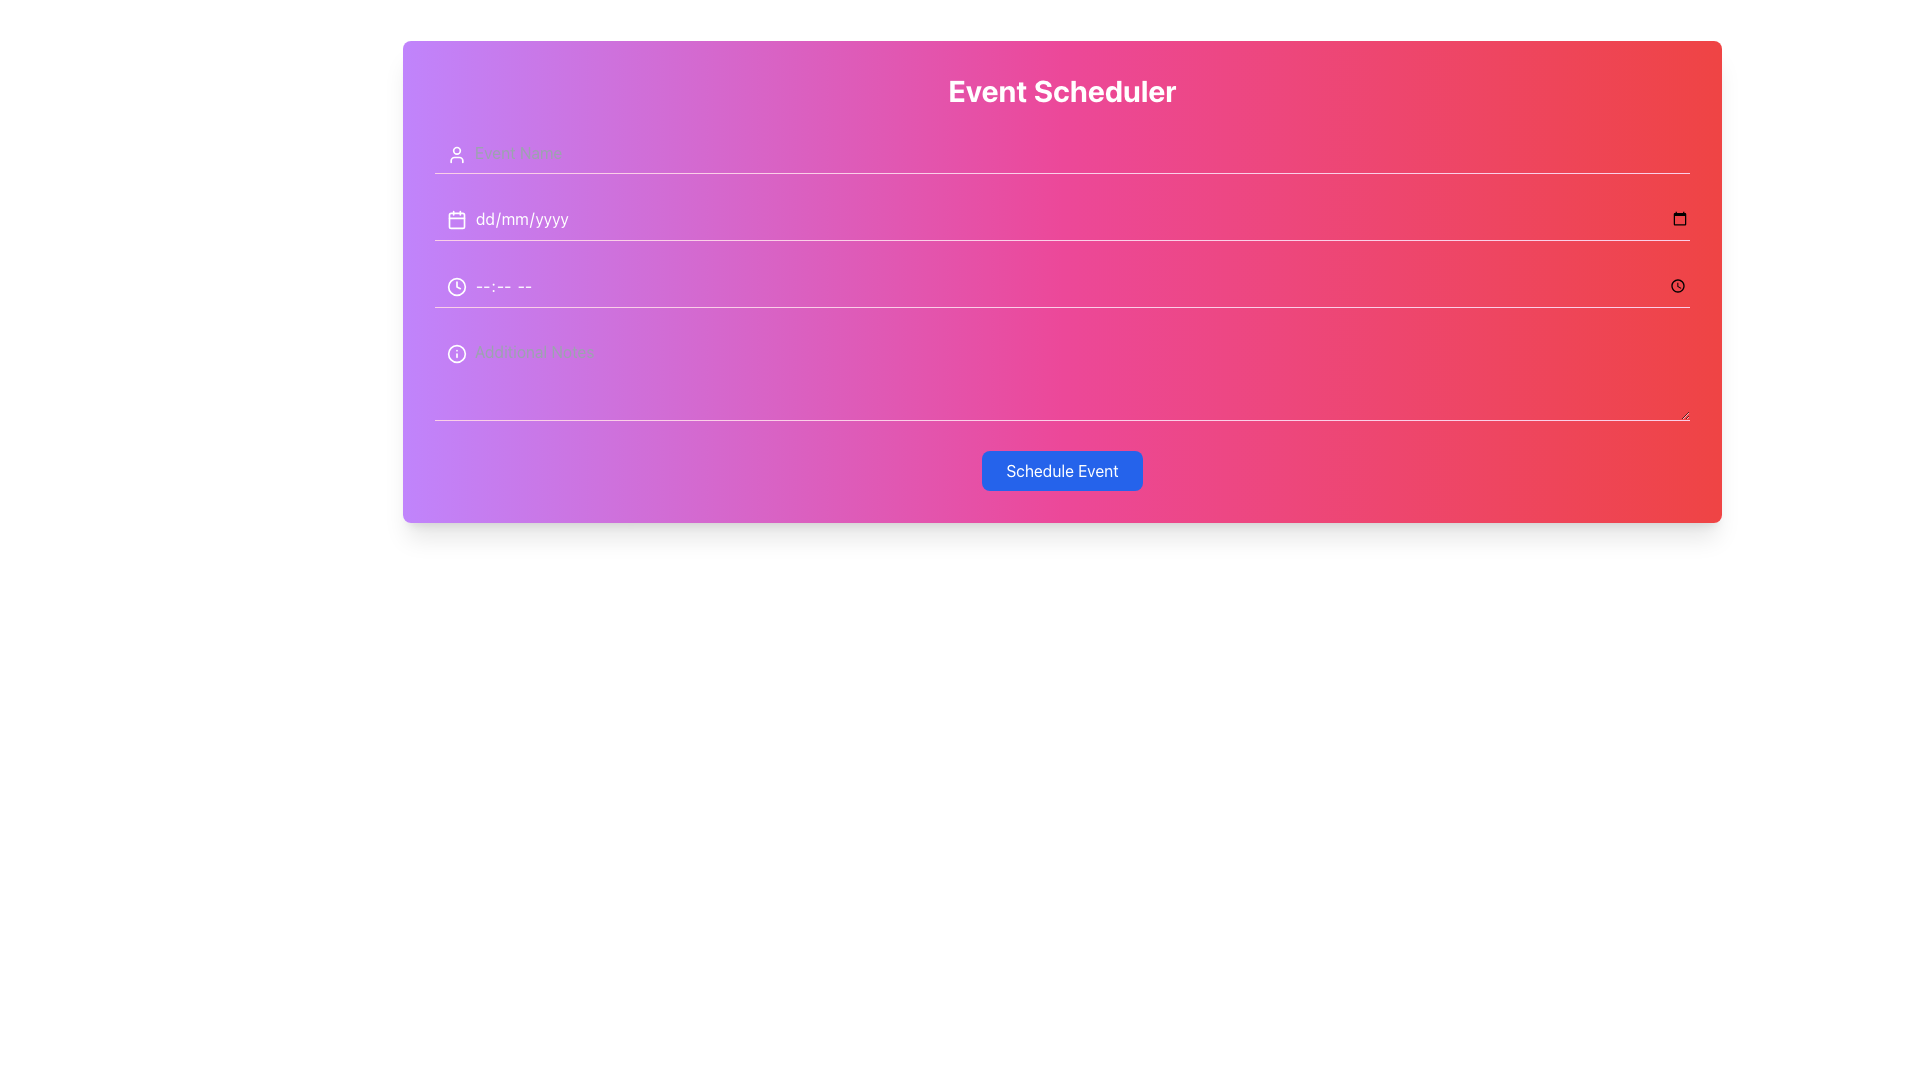 The width and height of the screenshot is (1920, 1080). I want to click on the date selection icon, which is positioned just to the left of the date input field ('dd/mm/yyyy') within the form layout, so click(455, 219).